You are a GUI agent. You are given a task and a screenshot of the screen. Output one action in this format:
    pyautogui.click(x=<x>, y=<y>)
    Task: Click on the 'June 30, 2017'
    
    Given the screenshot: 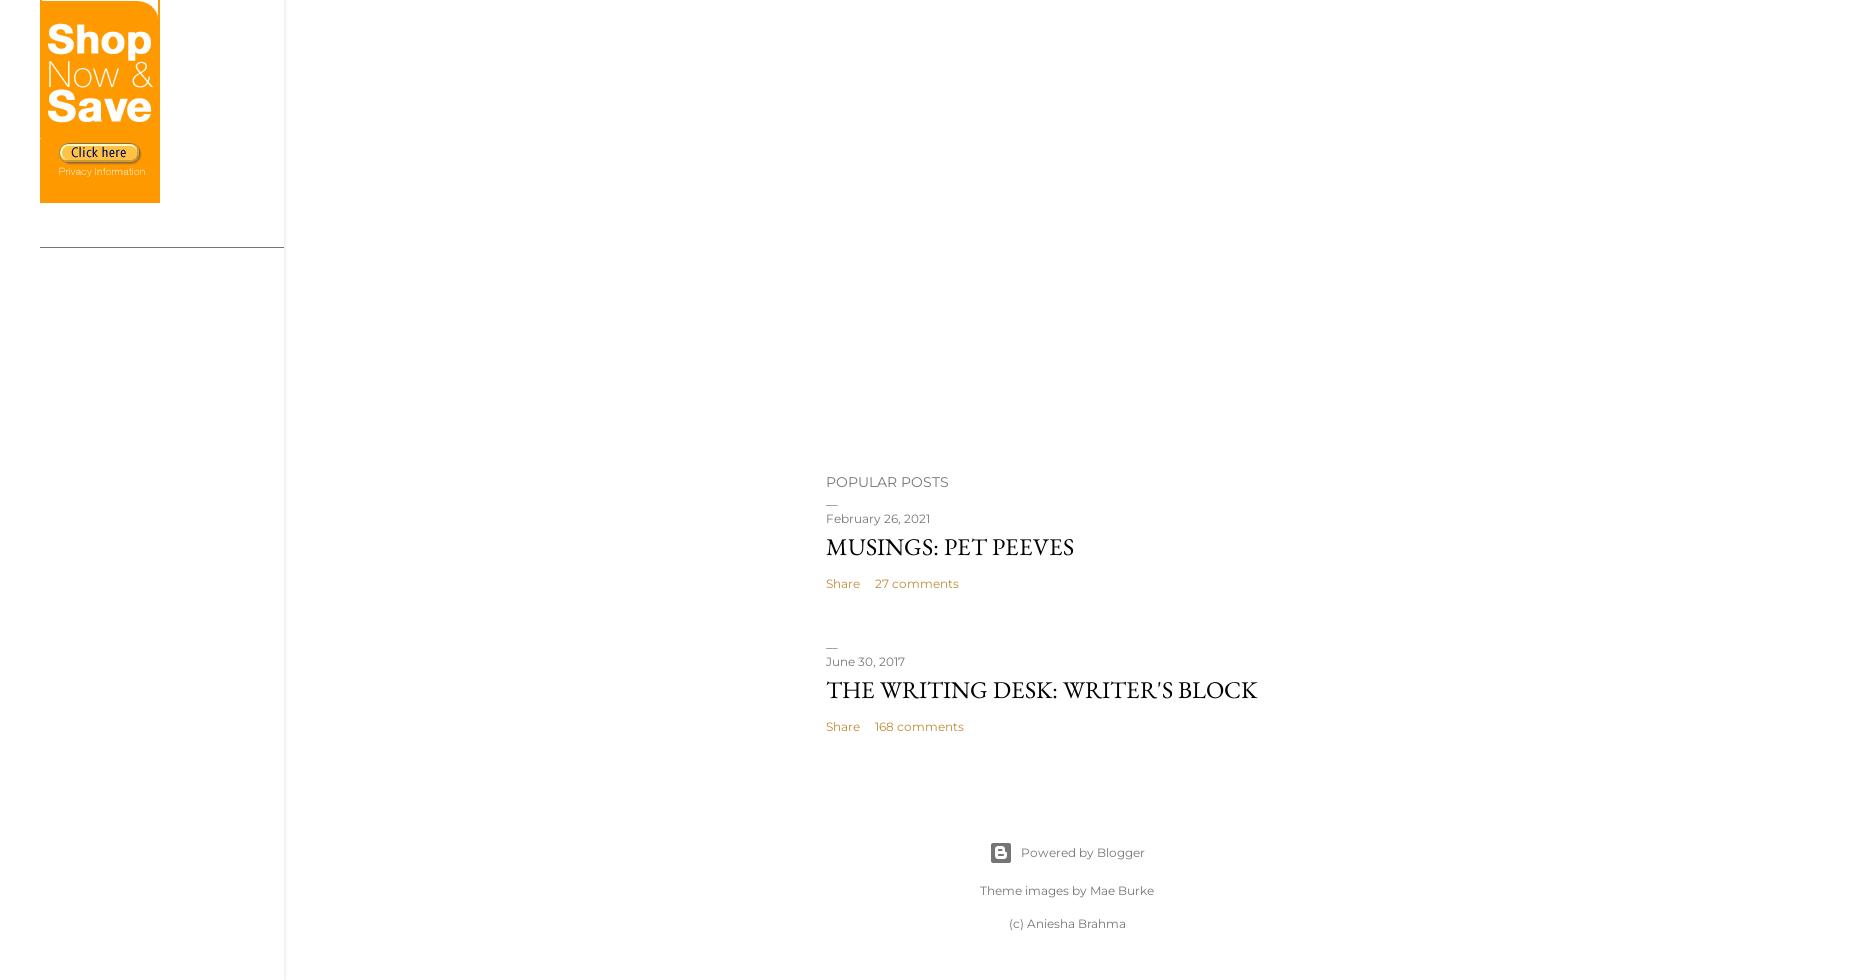 What is the action you would take?
    pyautogui.click(x=865, y=661)
    